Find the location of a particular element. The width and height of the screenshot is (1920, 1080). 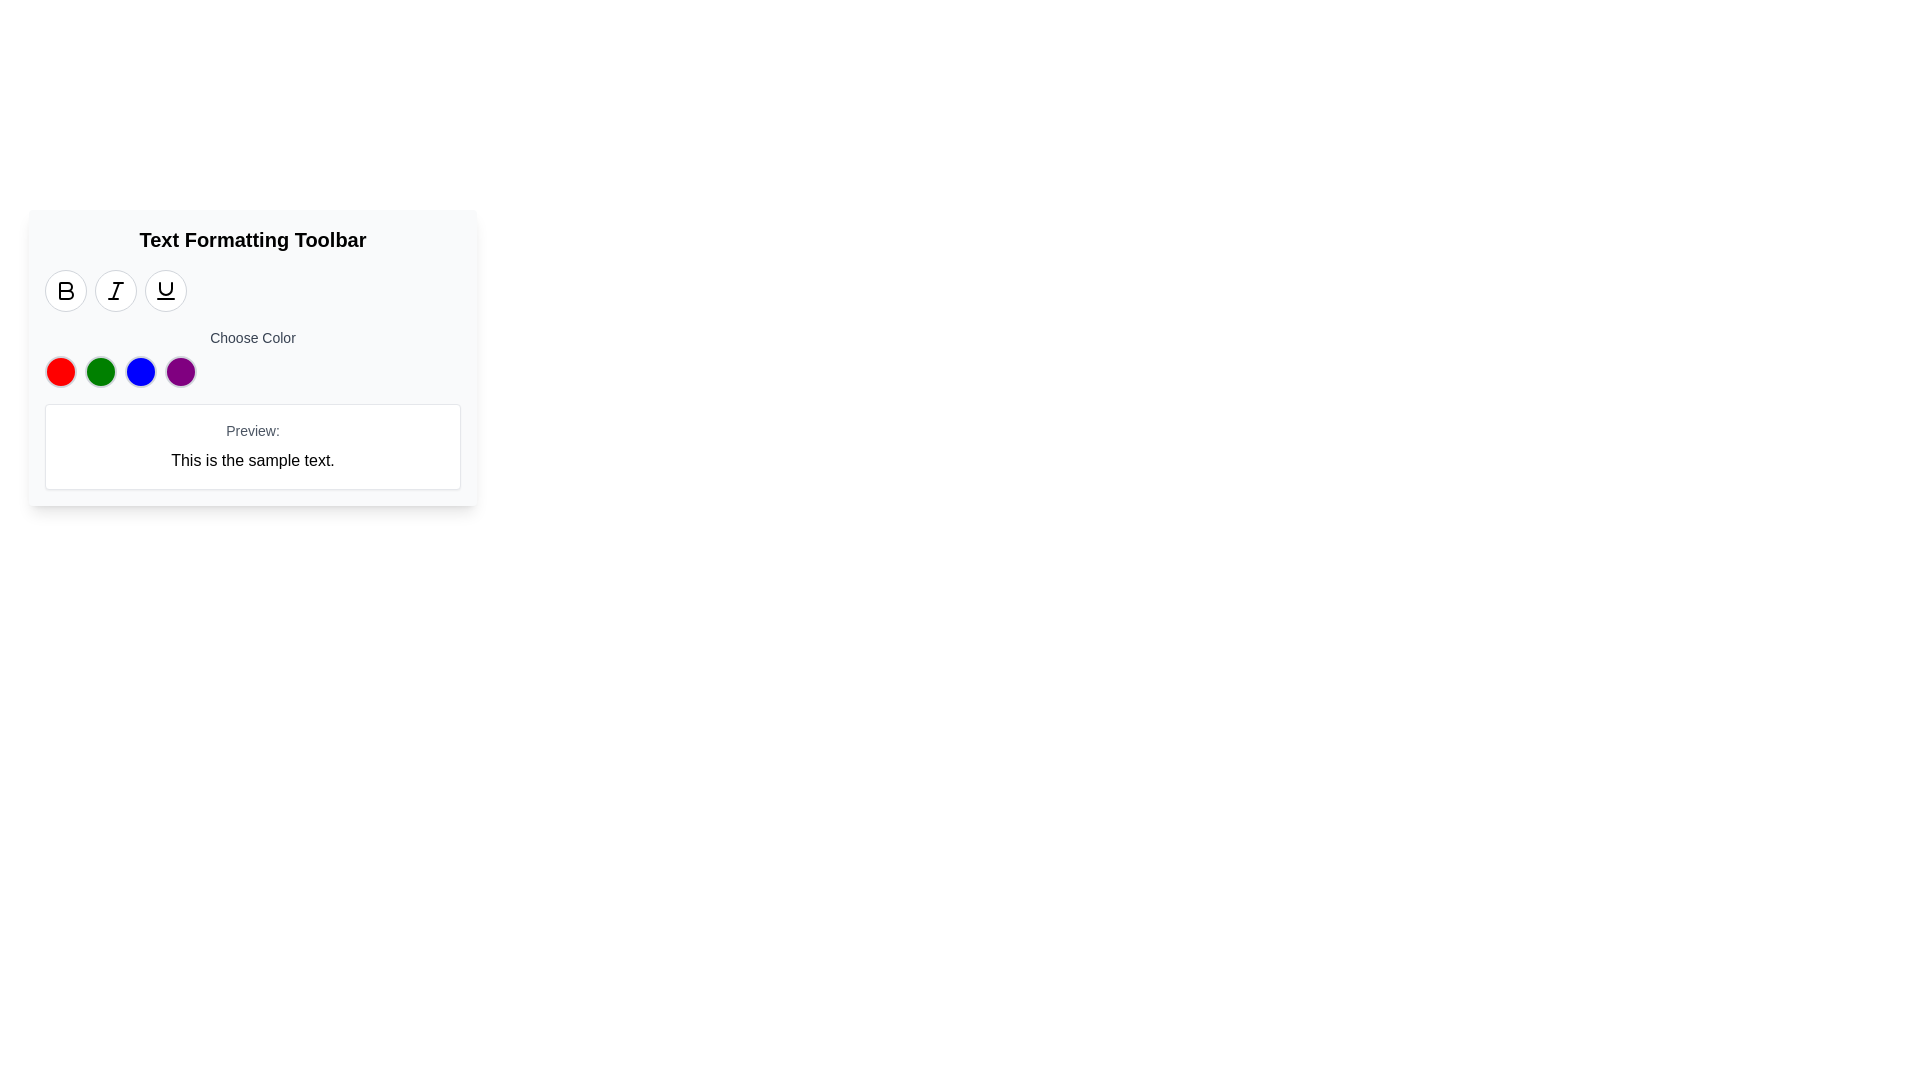

the text element displaying sample placeholder text, located below the 'Preview:' label in the bordered box layout is located at coordinates (252, 461).